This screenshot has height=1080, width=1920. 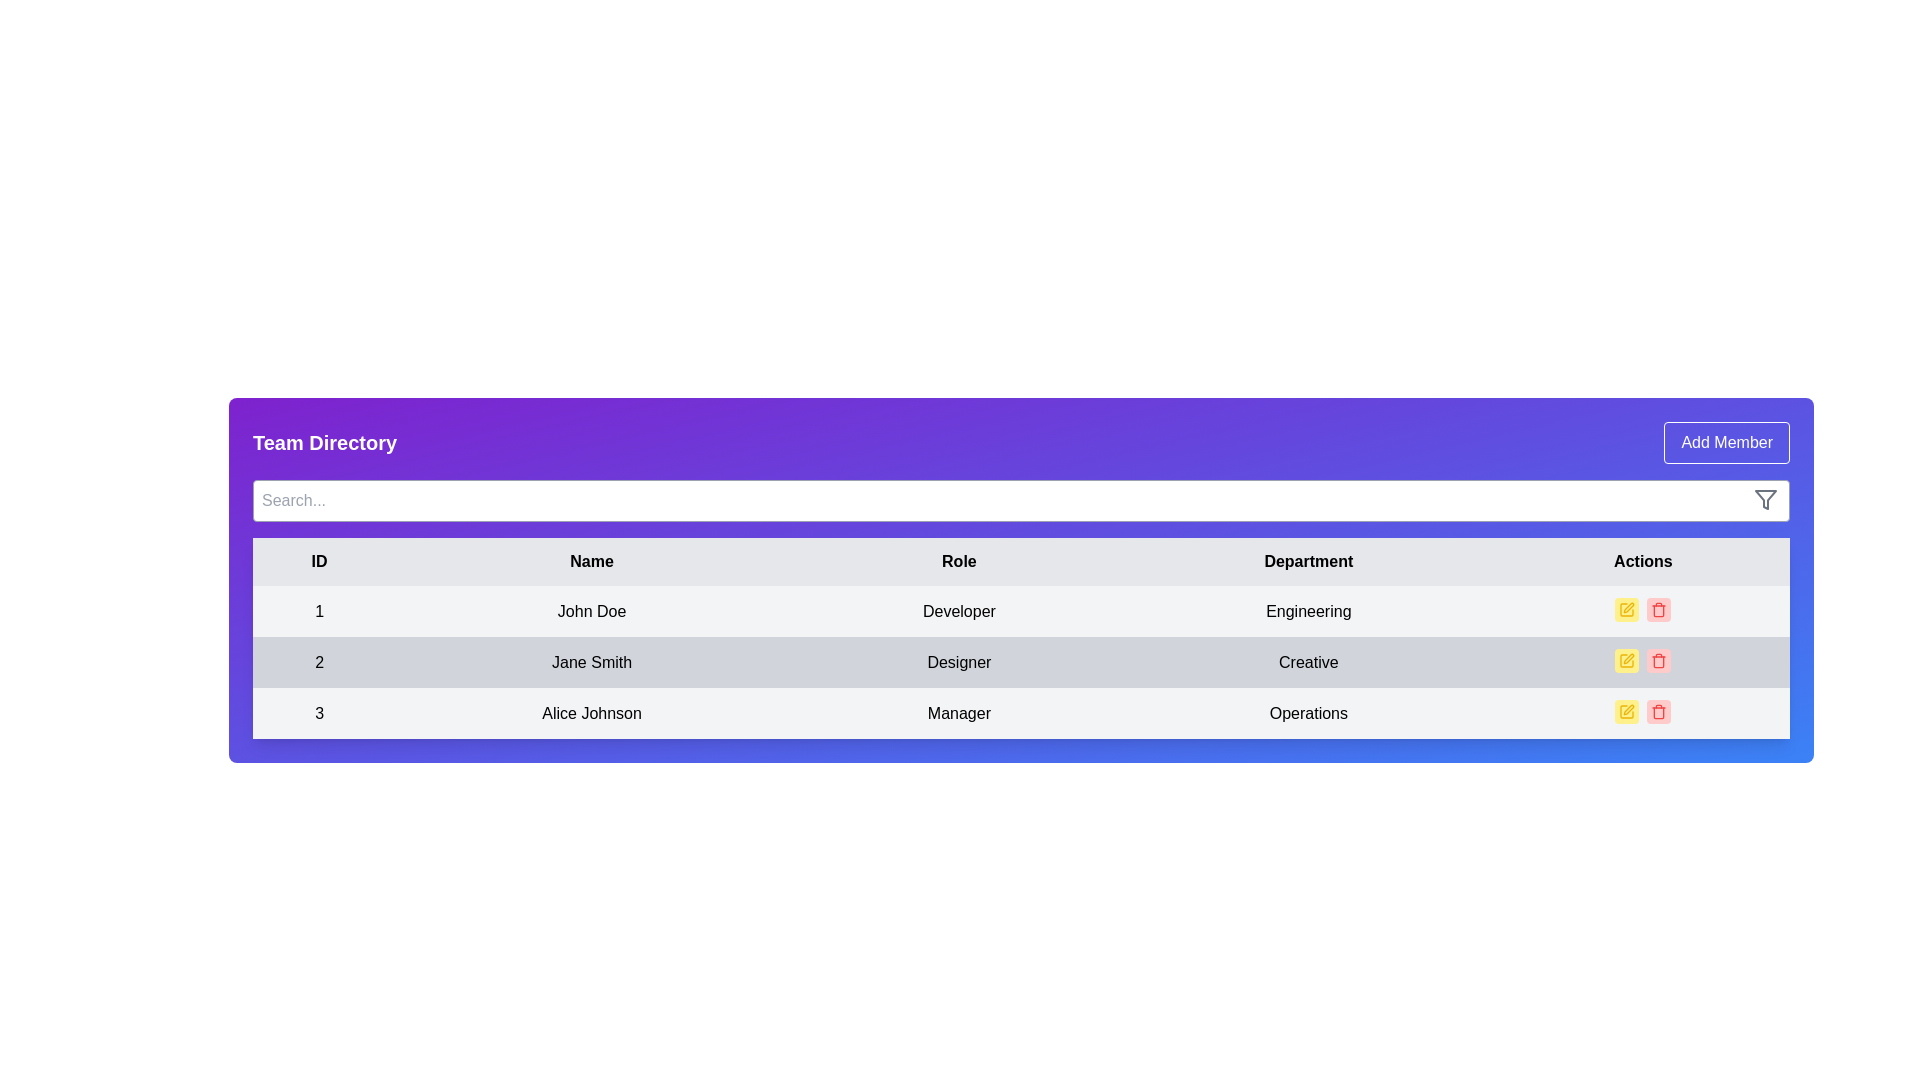 I want to click on the text label displaying the department name 'Developer' for the entry 'John Doe' located in the fourth column of the first row in the content grid, so click(x=1308, y=610).